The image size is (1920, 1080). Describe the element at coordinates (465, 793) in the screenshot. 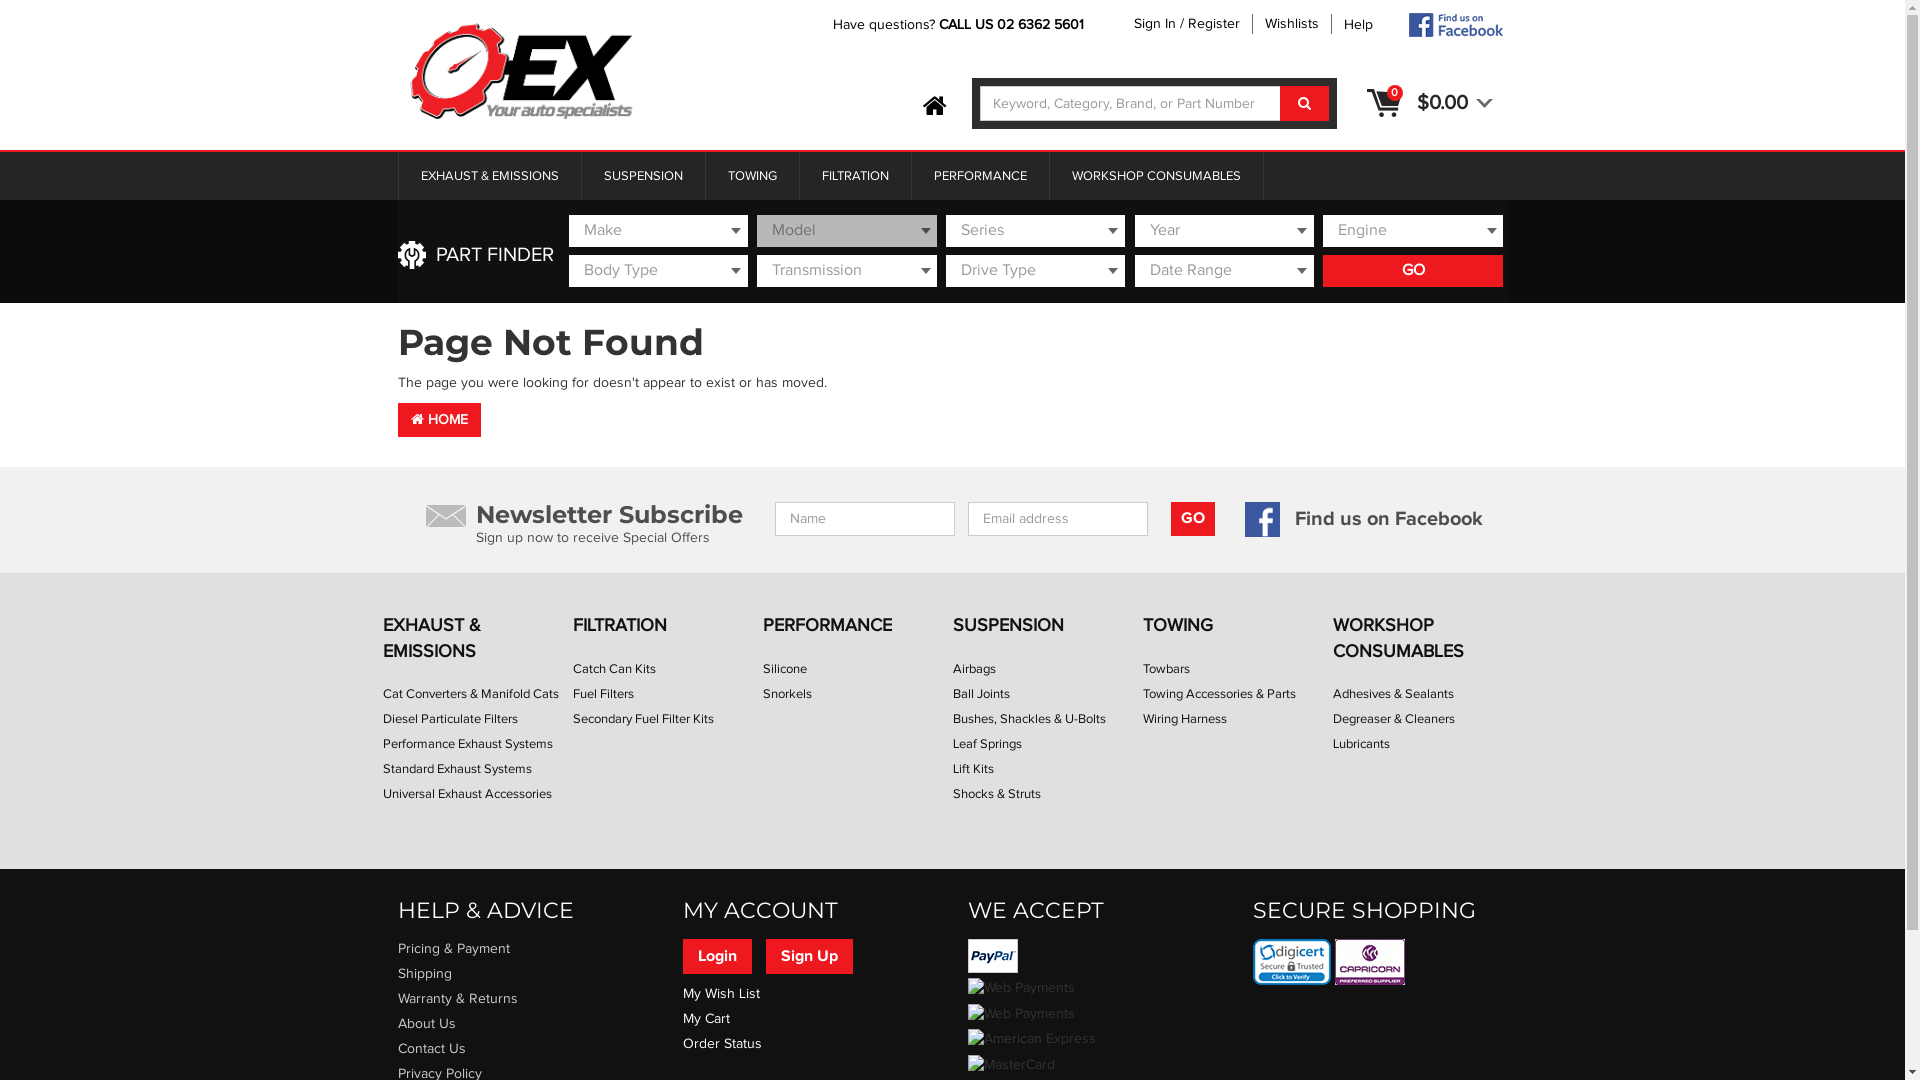

I see `'Universal Exhaust Accessories'` at that location.